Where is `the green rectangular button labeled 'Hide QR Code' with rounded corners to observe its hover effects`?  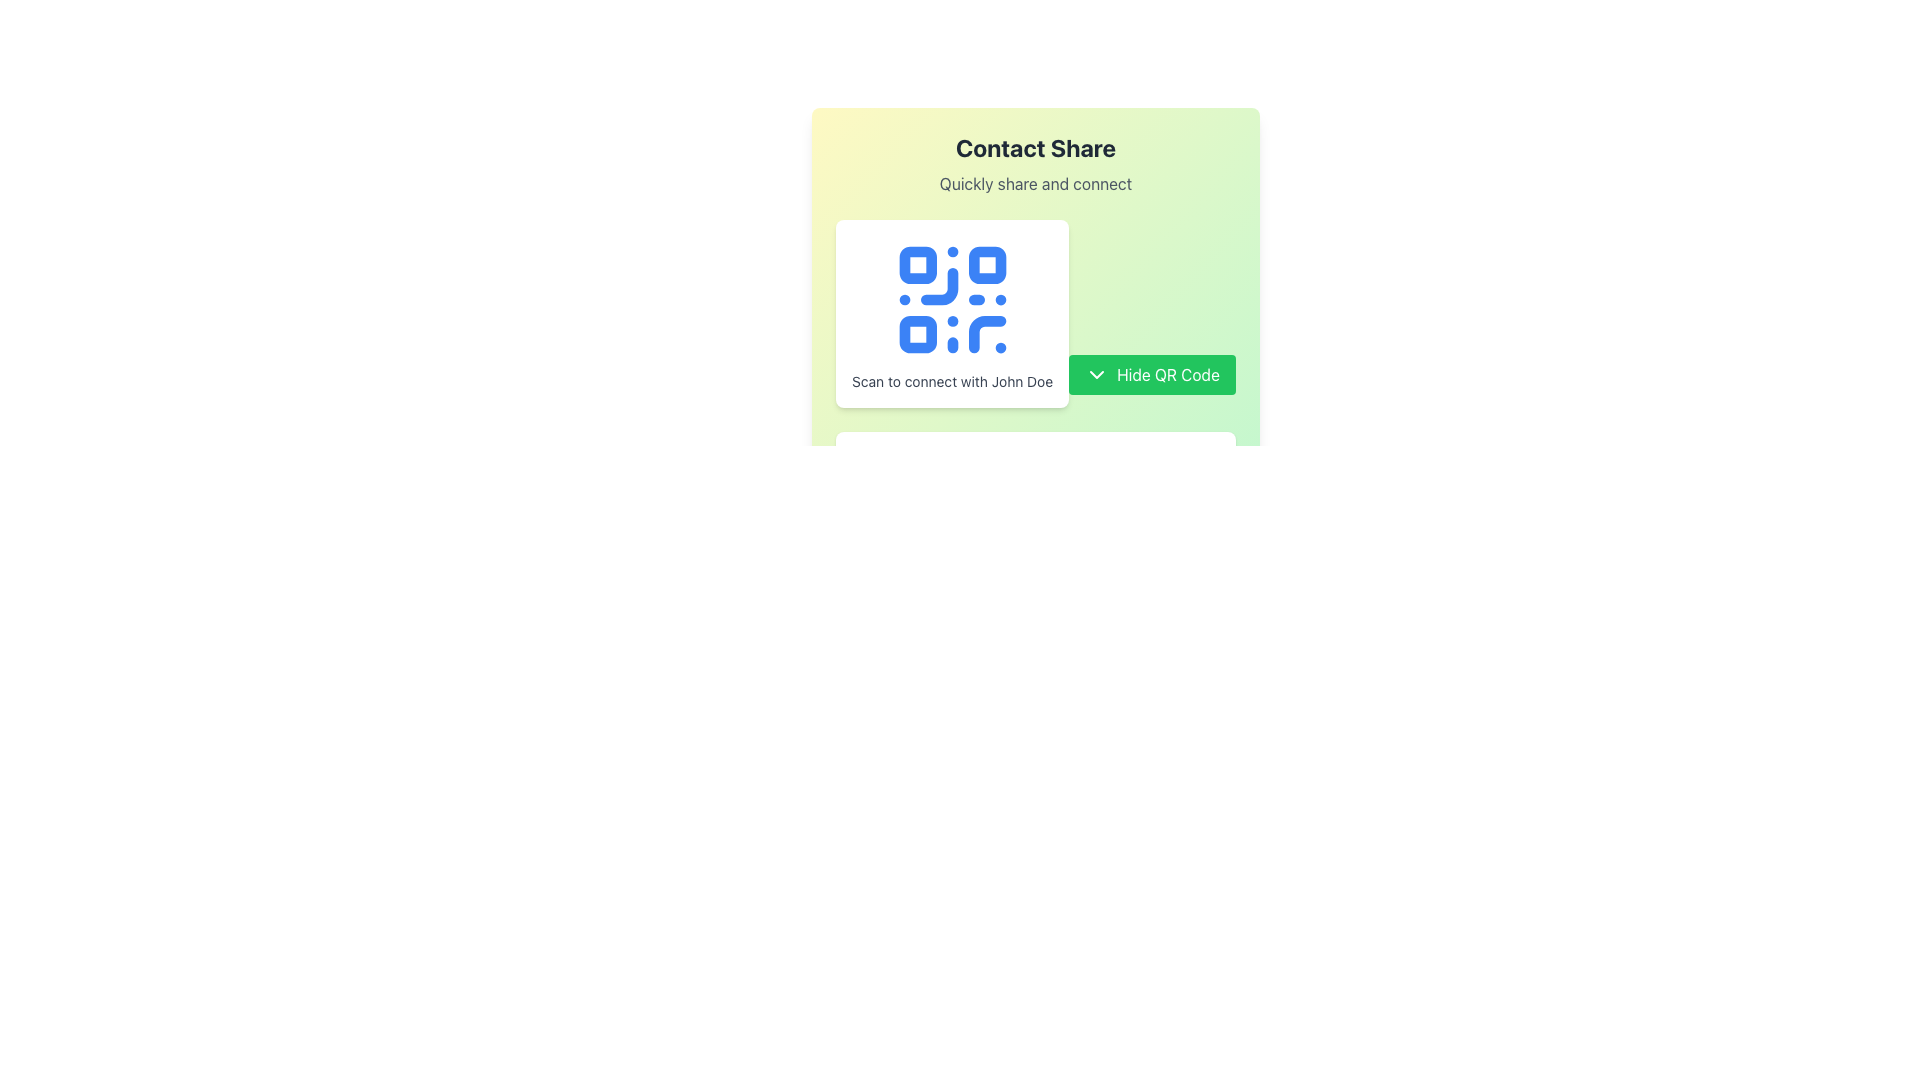
the green rectangular button labeled 'Hide QR Code' with rounded corners to observe its hover effects is located at coordinates (1152, 374).